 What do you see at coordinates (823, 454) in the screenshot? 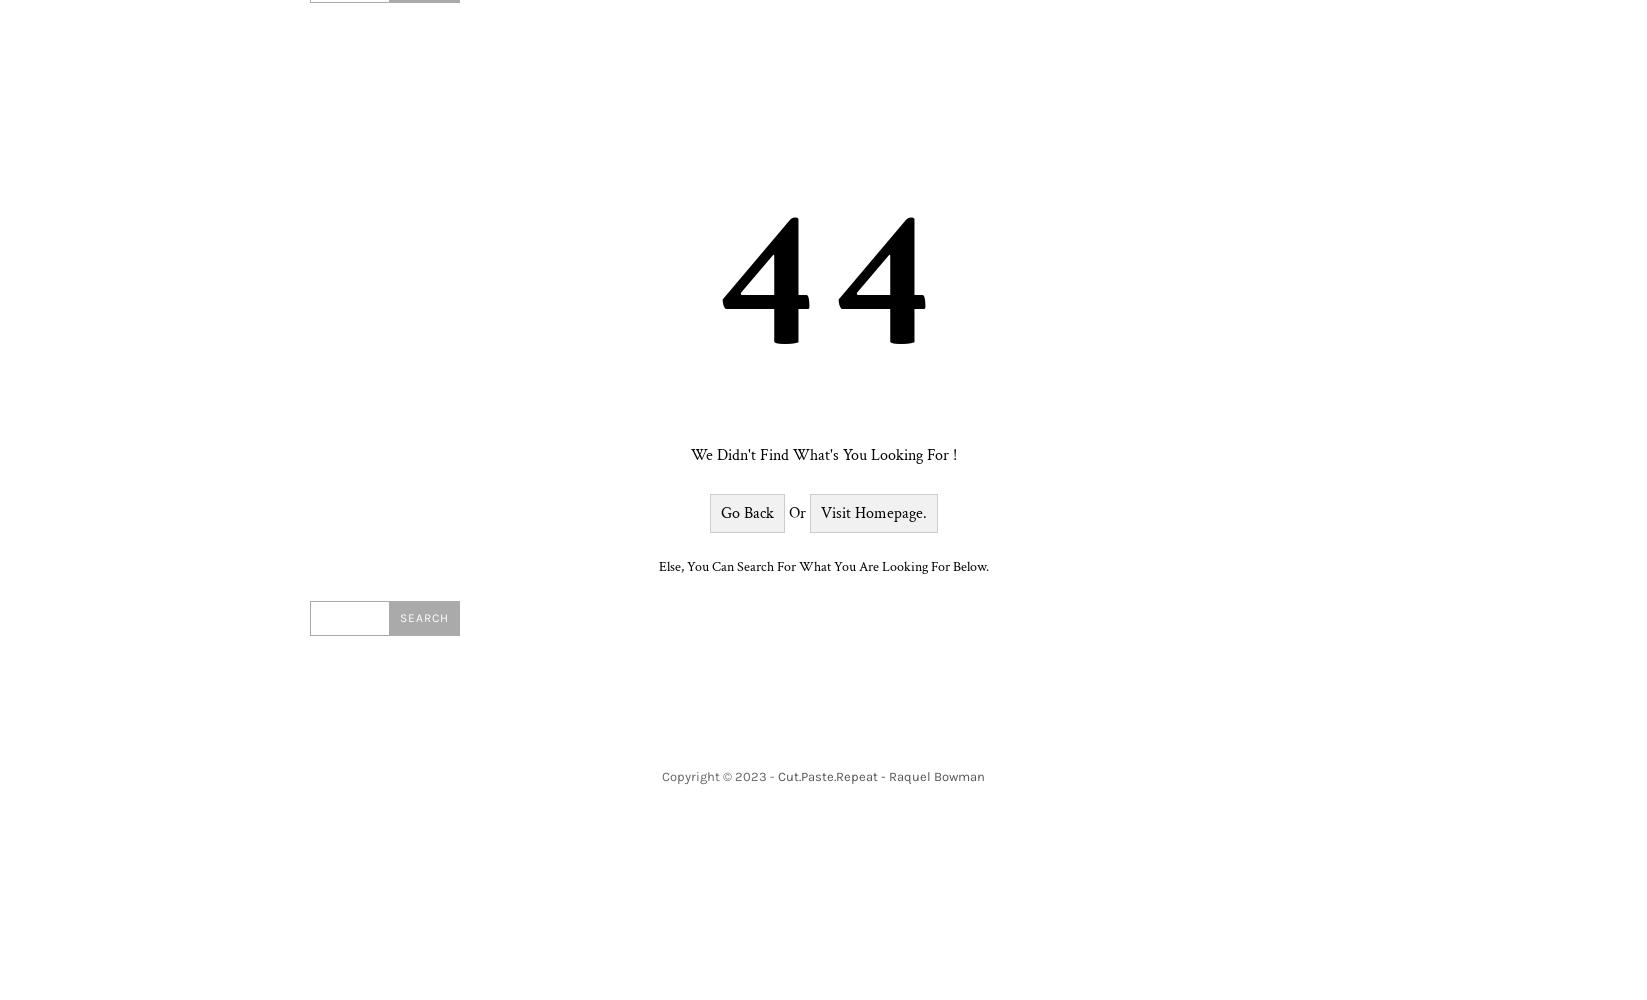
I see `'We didn't find what's you looking for !'` at bounding box center [823, 454].